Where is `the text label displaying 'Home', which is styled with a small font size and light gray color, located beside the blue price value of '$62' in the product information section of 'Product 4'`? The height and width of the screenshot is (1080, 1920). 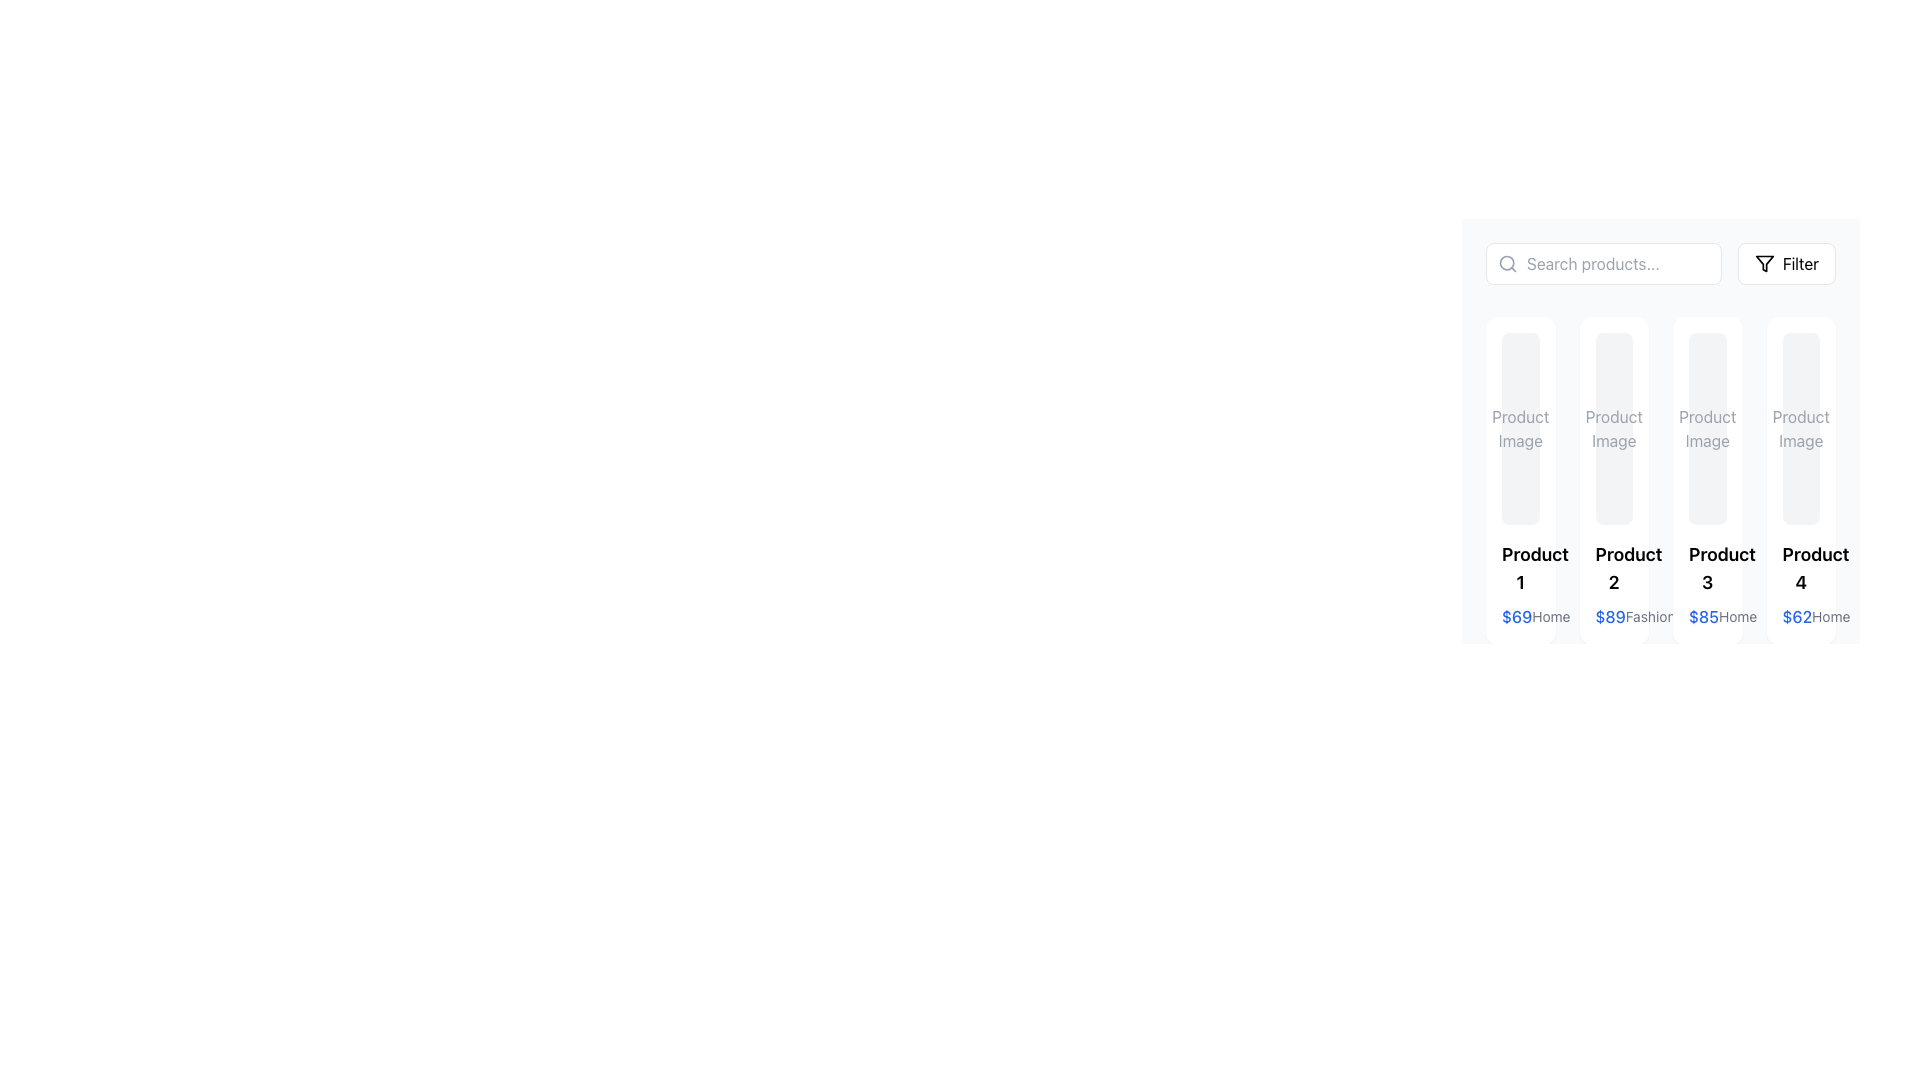
the text label displaying 'Home', which is styled with a small font size and light gray color, located beside the blue price value of '$62' in the product information section of 'Product 4' is located at coordinates (1831, 616).